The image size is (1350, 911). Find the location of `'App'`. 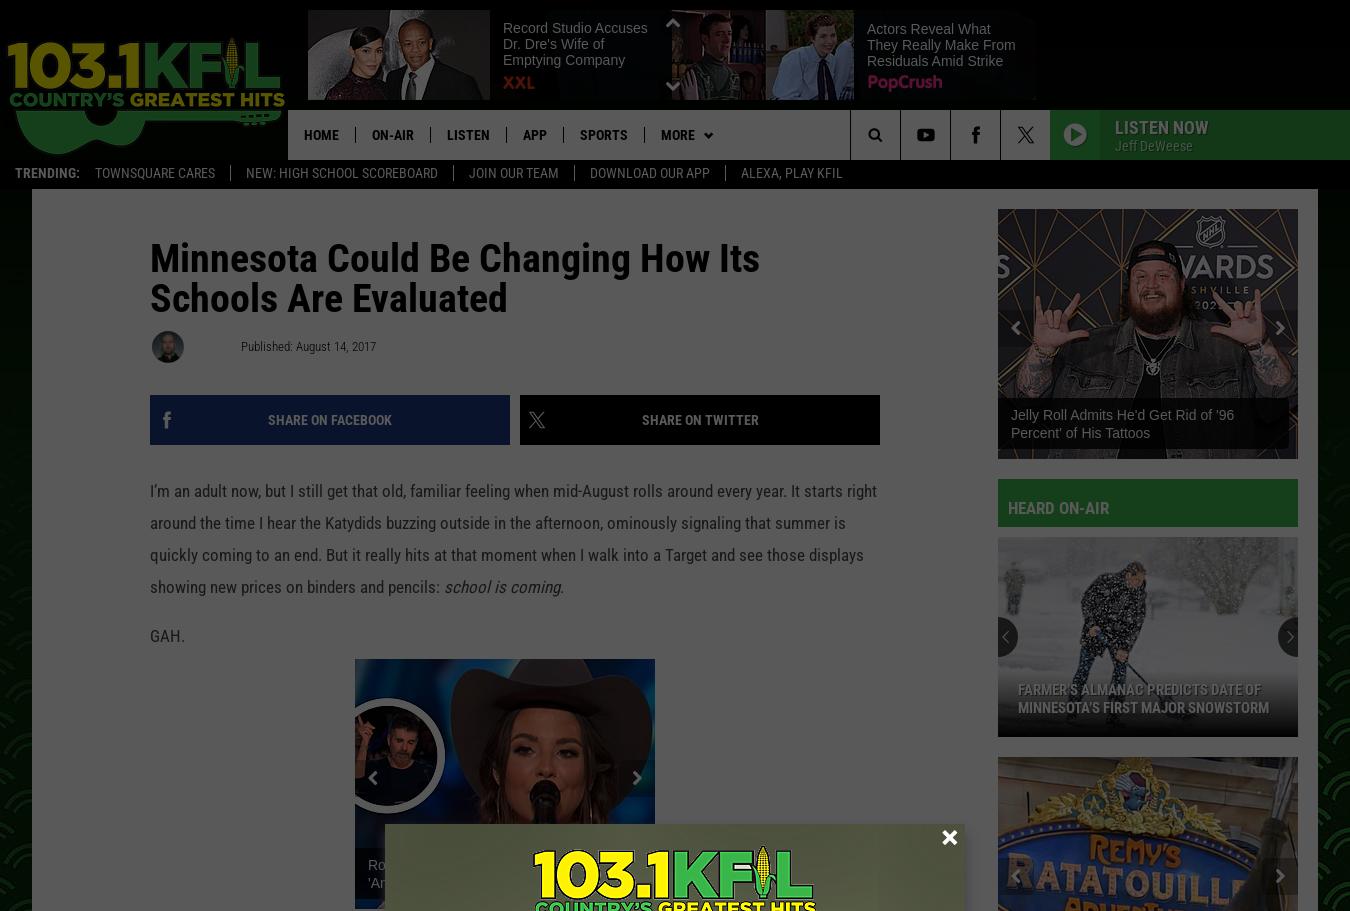

'App' is located at coordinates (534, 134).